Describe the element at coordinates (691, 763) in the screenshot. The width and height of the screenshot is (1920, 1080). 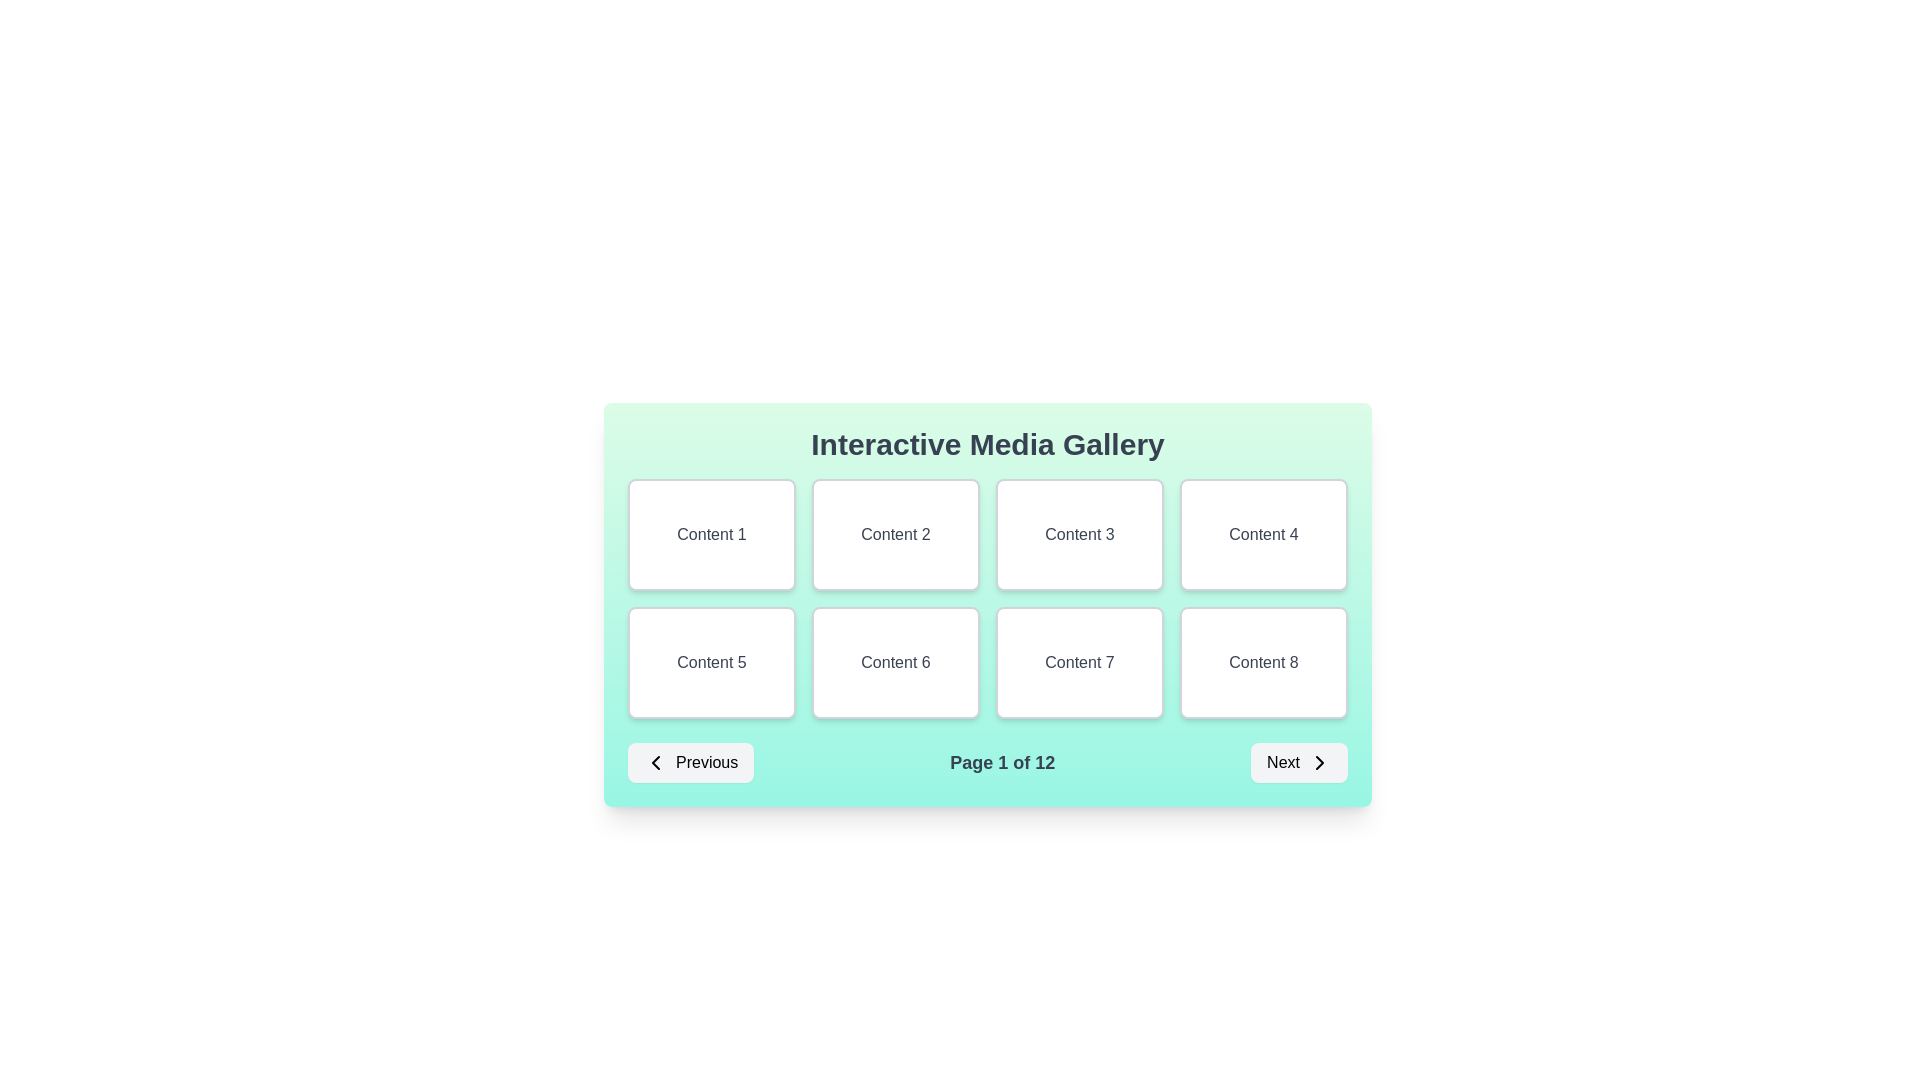
I see `the 'Previous' button, which is a rounded rectangular button with a light gray background located at the bottom-left corner of the pagination bar` at that location.